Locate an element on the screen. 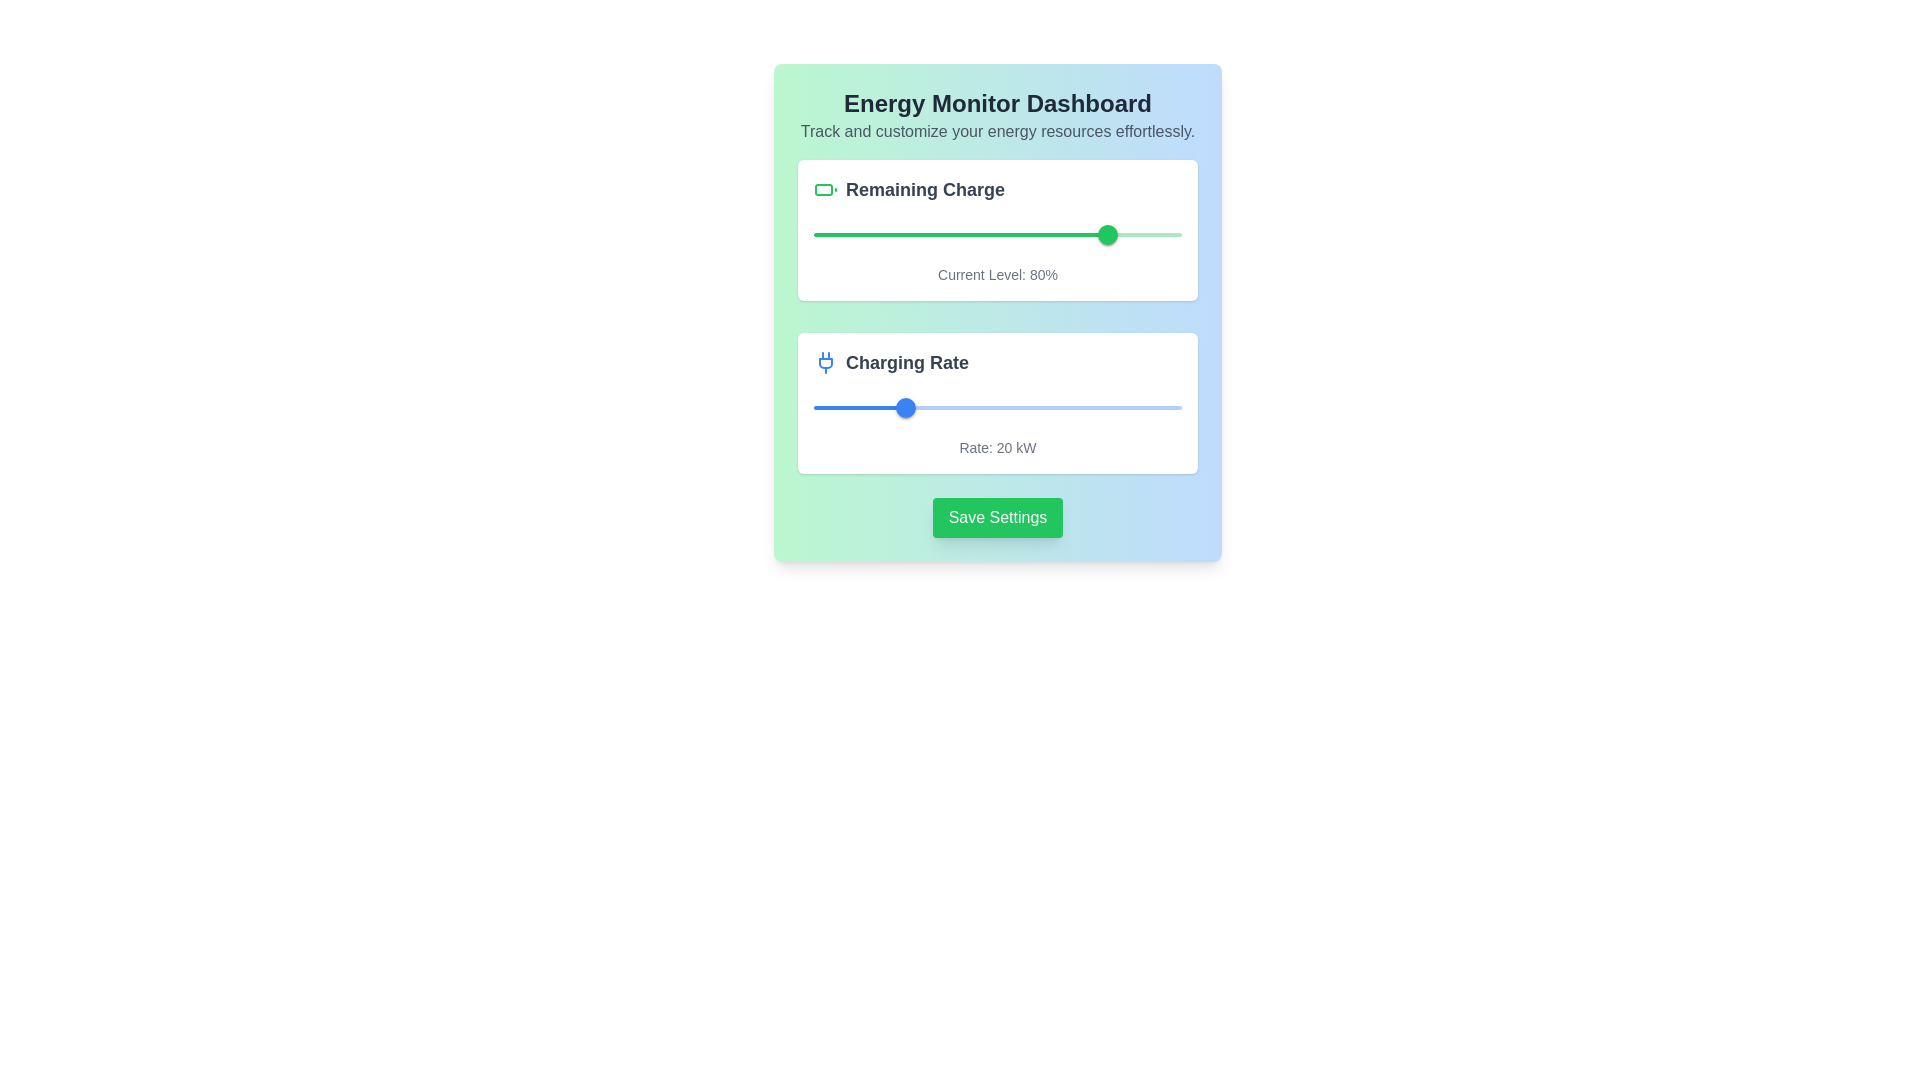  the 'Charging Rate' text label, which is styled in bold dark gray and located in a blue box below the 'Remaining Charge' section is located at coordinates (906, 362).